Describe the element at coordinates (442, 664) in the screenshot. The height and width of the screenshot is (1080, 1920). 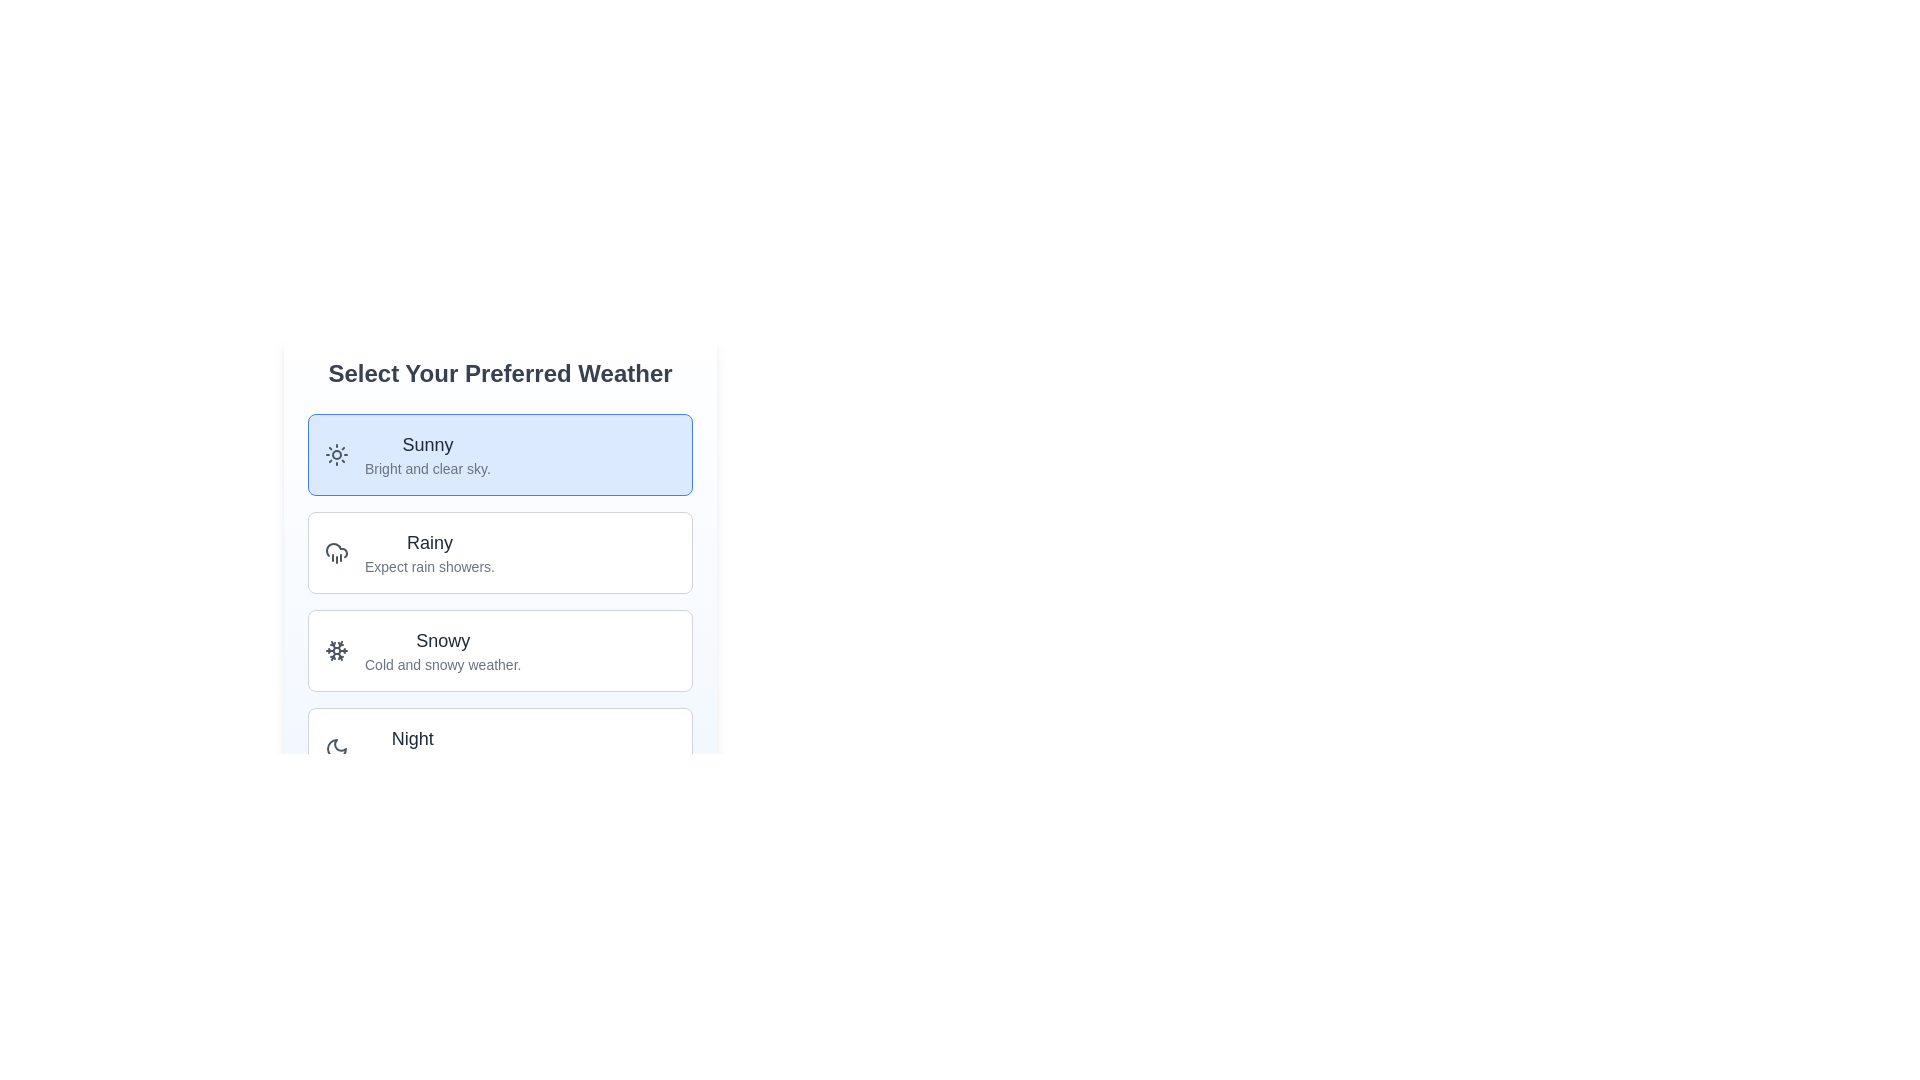
I see `the text label displaying 'Cold and snowy weather.' located below the title 'Snowy' in the weather preference section` at that location.